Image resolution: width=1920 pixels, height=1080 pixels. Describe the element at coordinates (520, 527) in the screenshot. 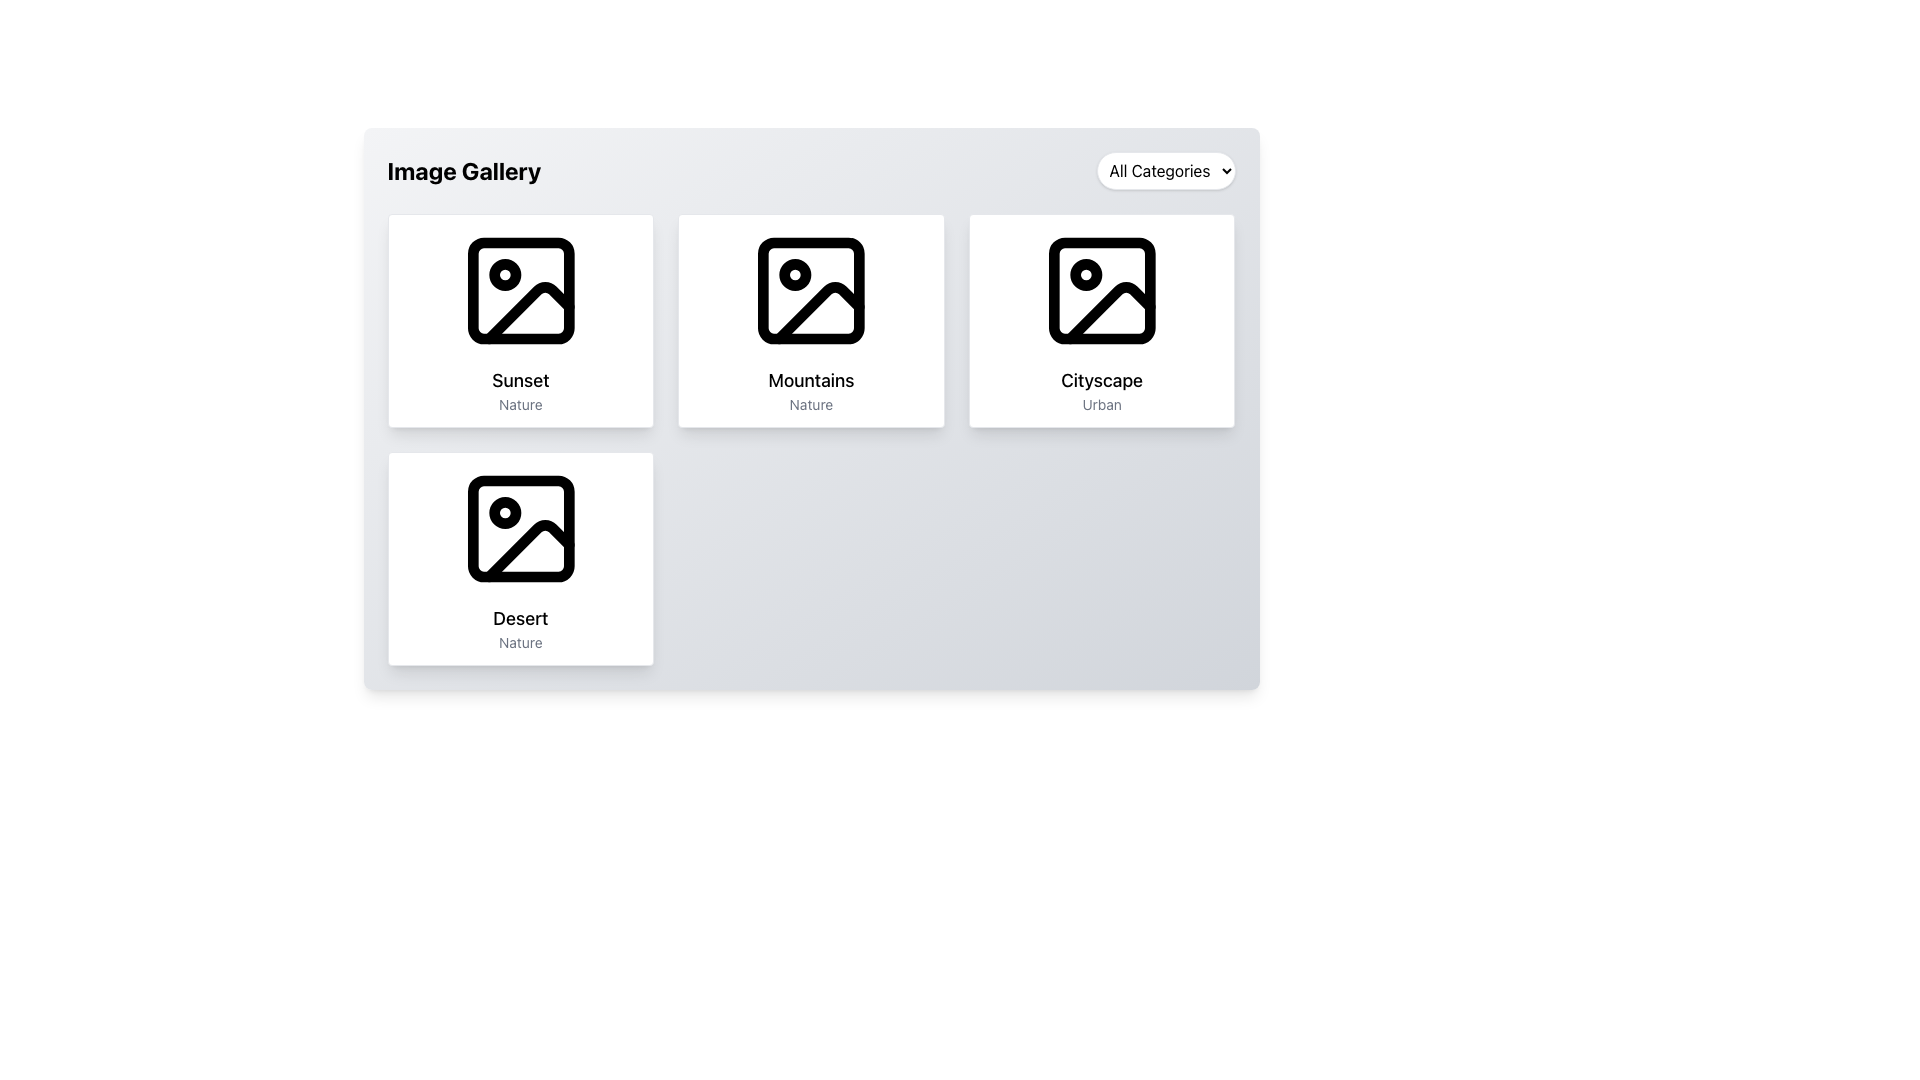

I see `the minimalist mountain and sun icon in the bottom-left panel of the 'Image Gallery' card labeled 'Desert'` at that location.